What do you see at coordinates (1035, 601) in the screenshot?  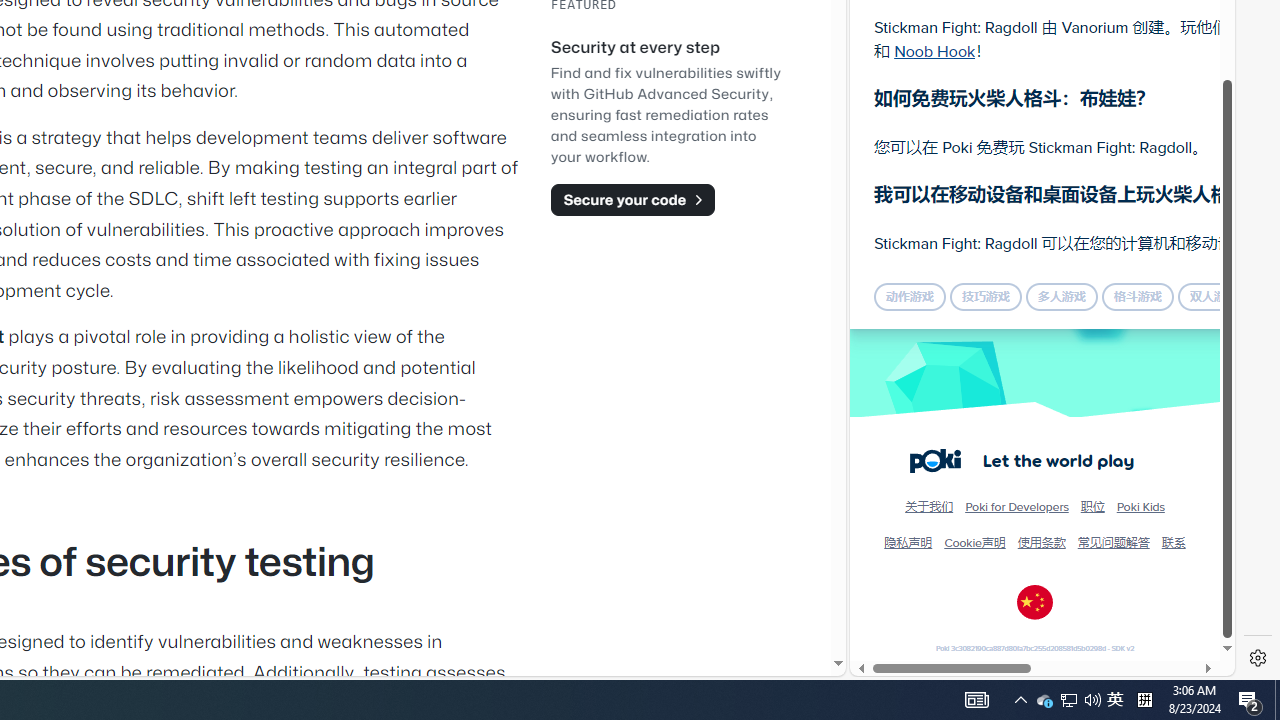 I see `'Choose language'` at bounding box center [1035, 601].